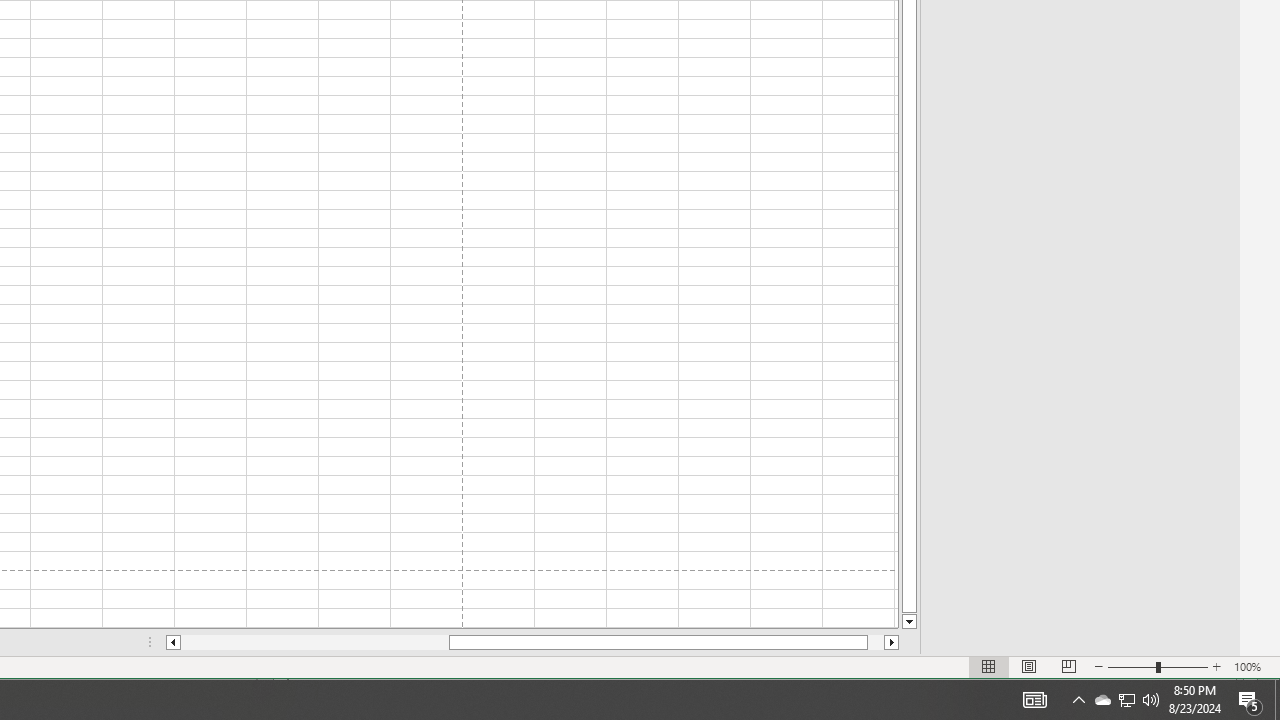 Image resolution: width=1280 pixels, height=720 pixels. Describe the element at coordinates (1078, 698) in the screenshot. I see `'Notification Chevron'` at that location.